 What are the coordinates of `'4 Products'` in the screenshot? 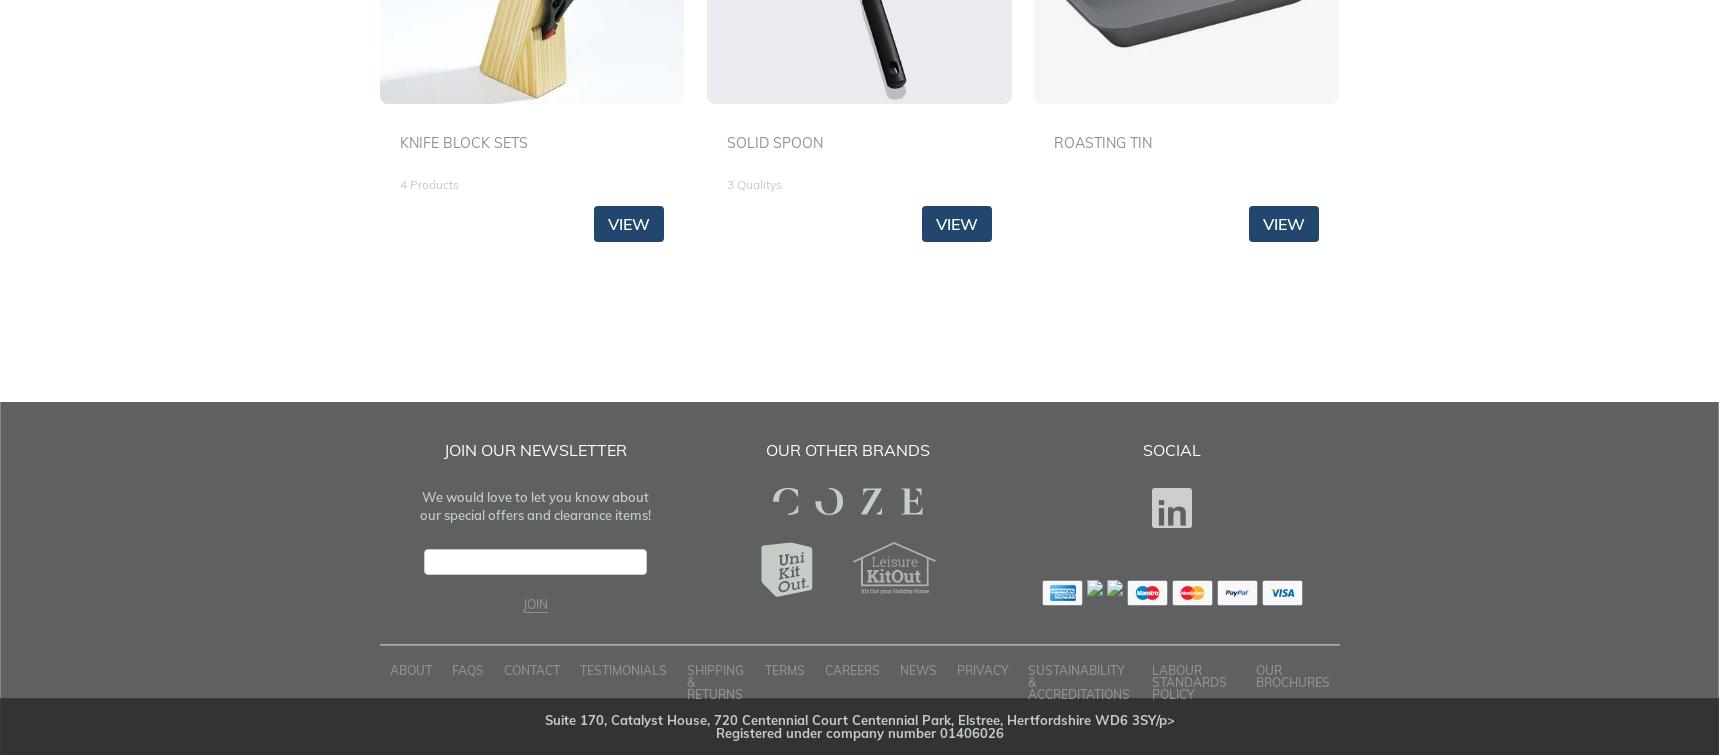 It's located at (428, 184).